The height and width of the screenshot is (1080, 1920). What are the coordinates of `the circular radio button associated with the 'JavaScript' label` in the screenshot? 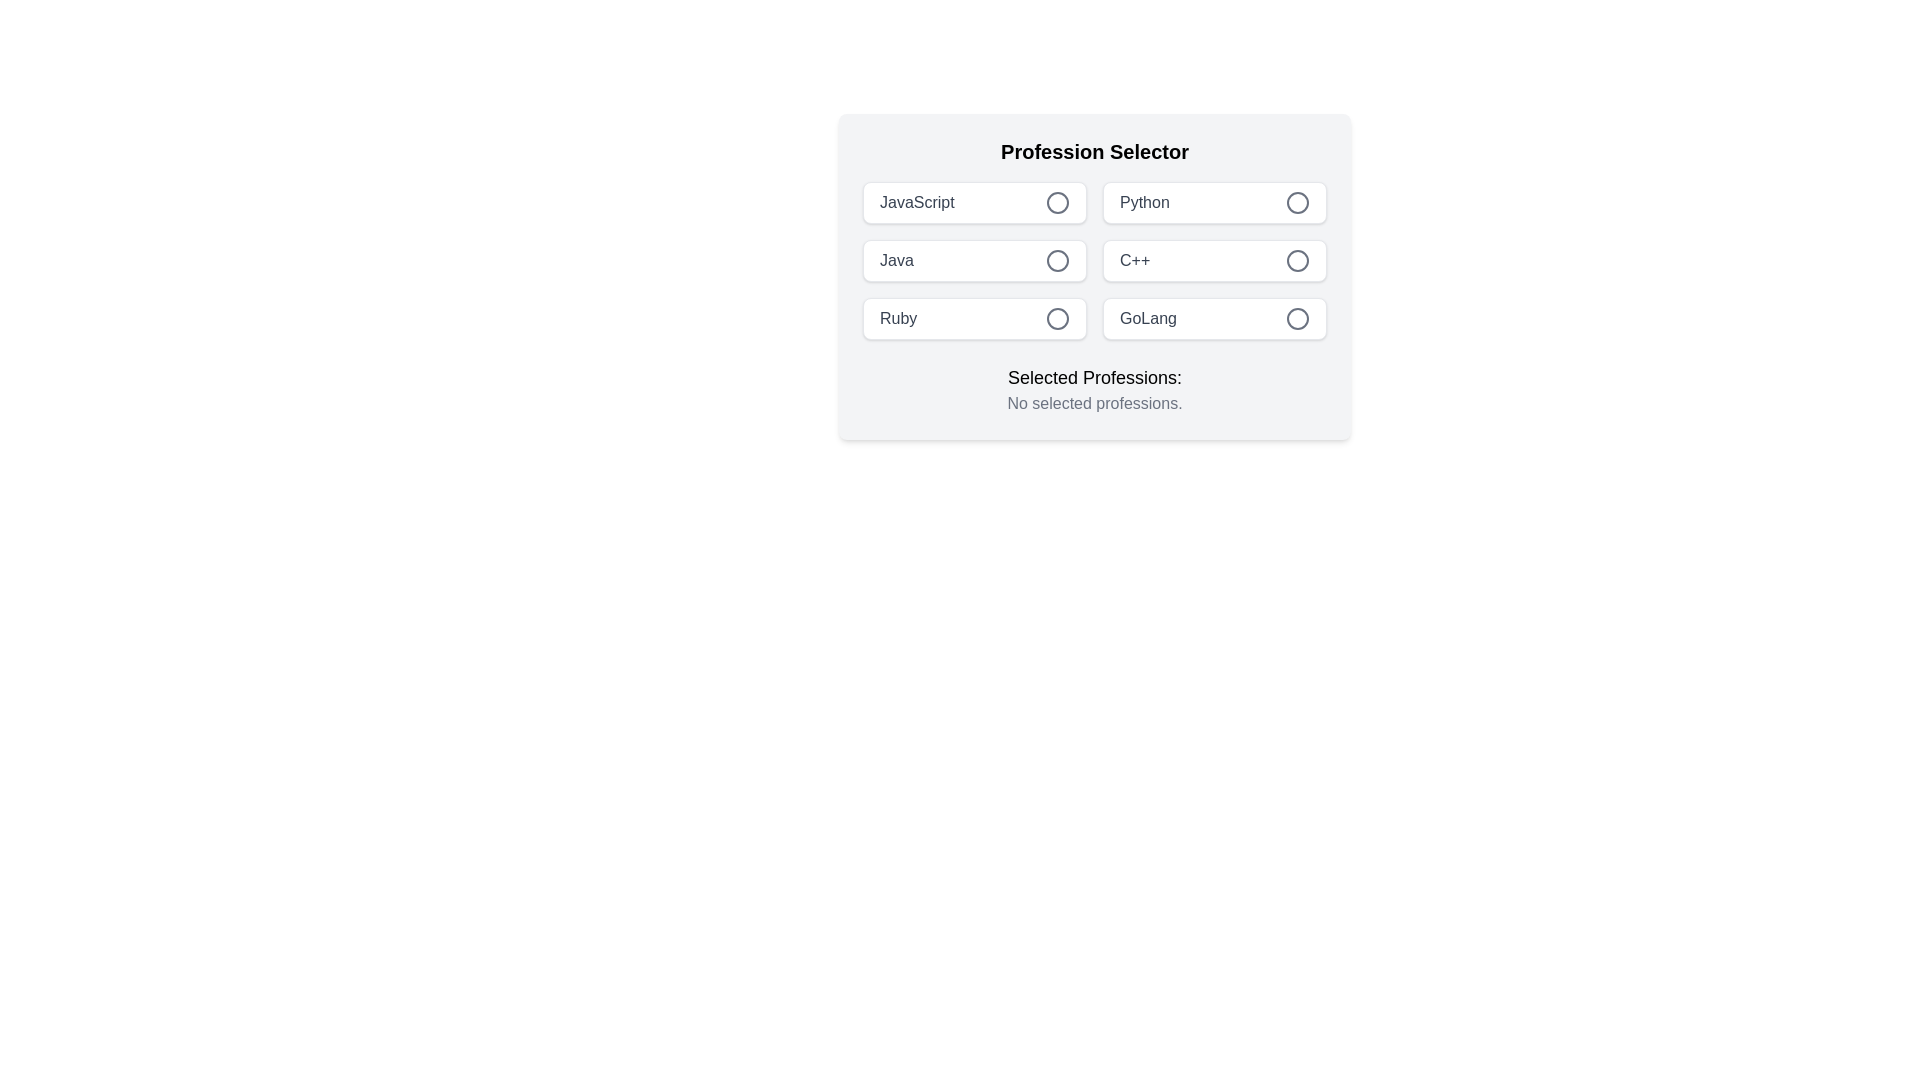 It's located at (1056, 203).